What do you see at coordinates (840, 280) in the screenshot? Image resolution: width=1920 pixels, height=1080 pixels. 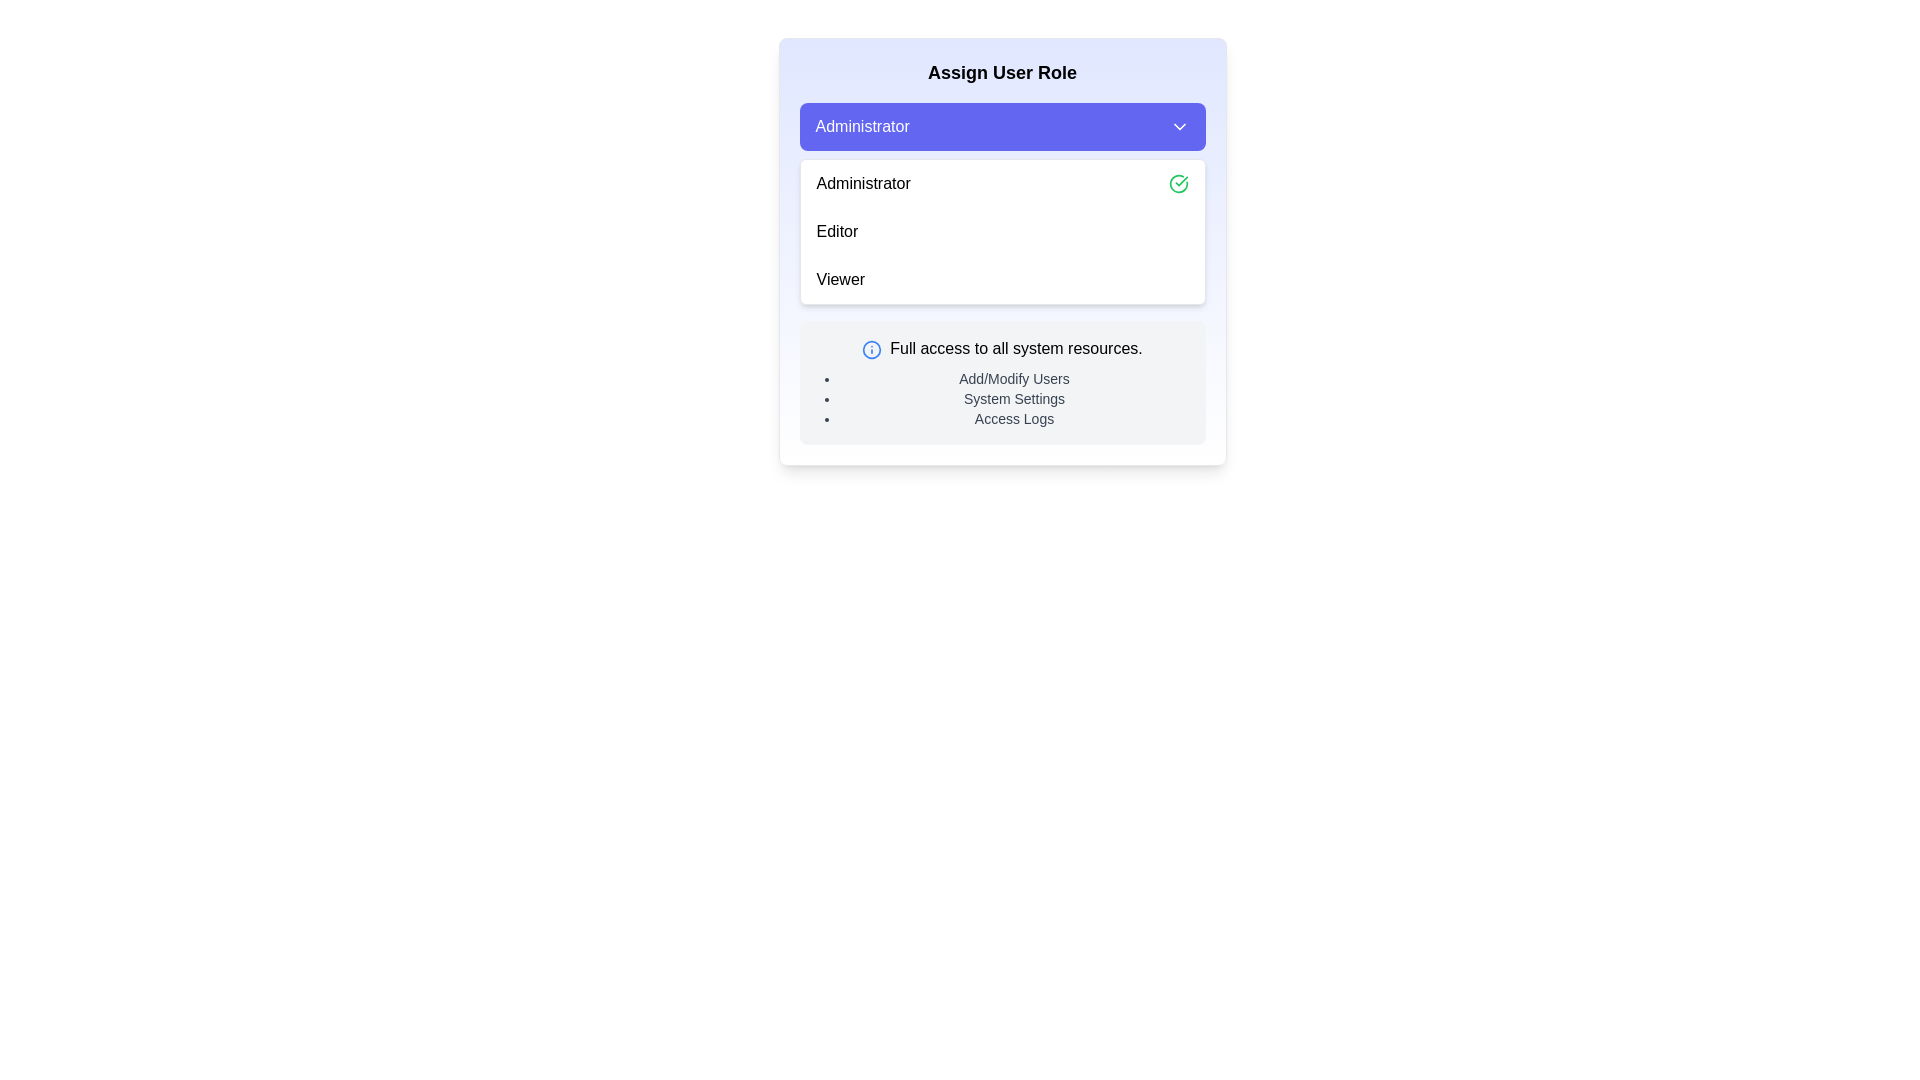 I see `the 'Viewer' text label, which is the last option in the 'Assign User Role' dropdown menu, styled with medium font weight` at bounding box center [840, 280].